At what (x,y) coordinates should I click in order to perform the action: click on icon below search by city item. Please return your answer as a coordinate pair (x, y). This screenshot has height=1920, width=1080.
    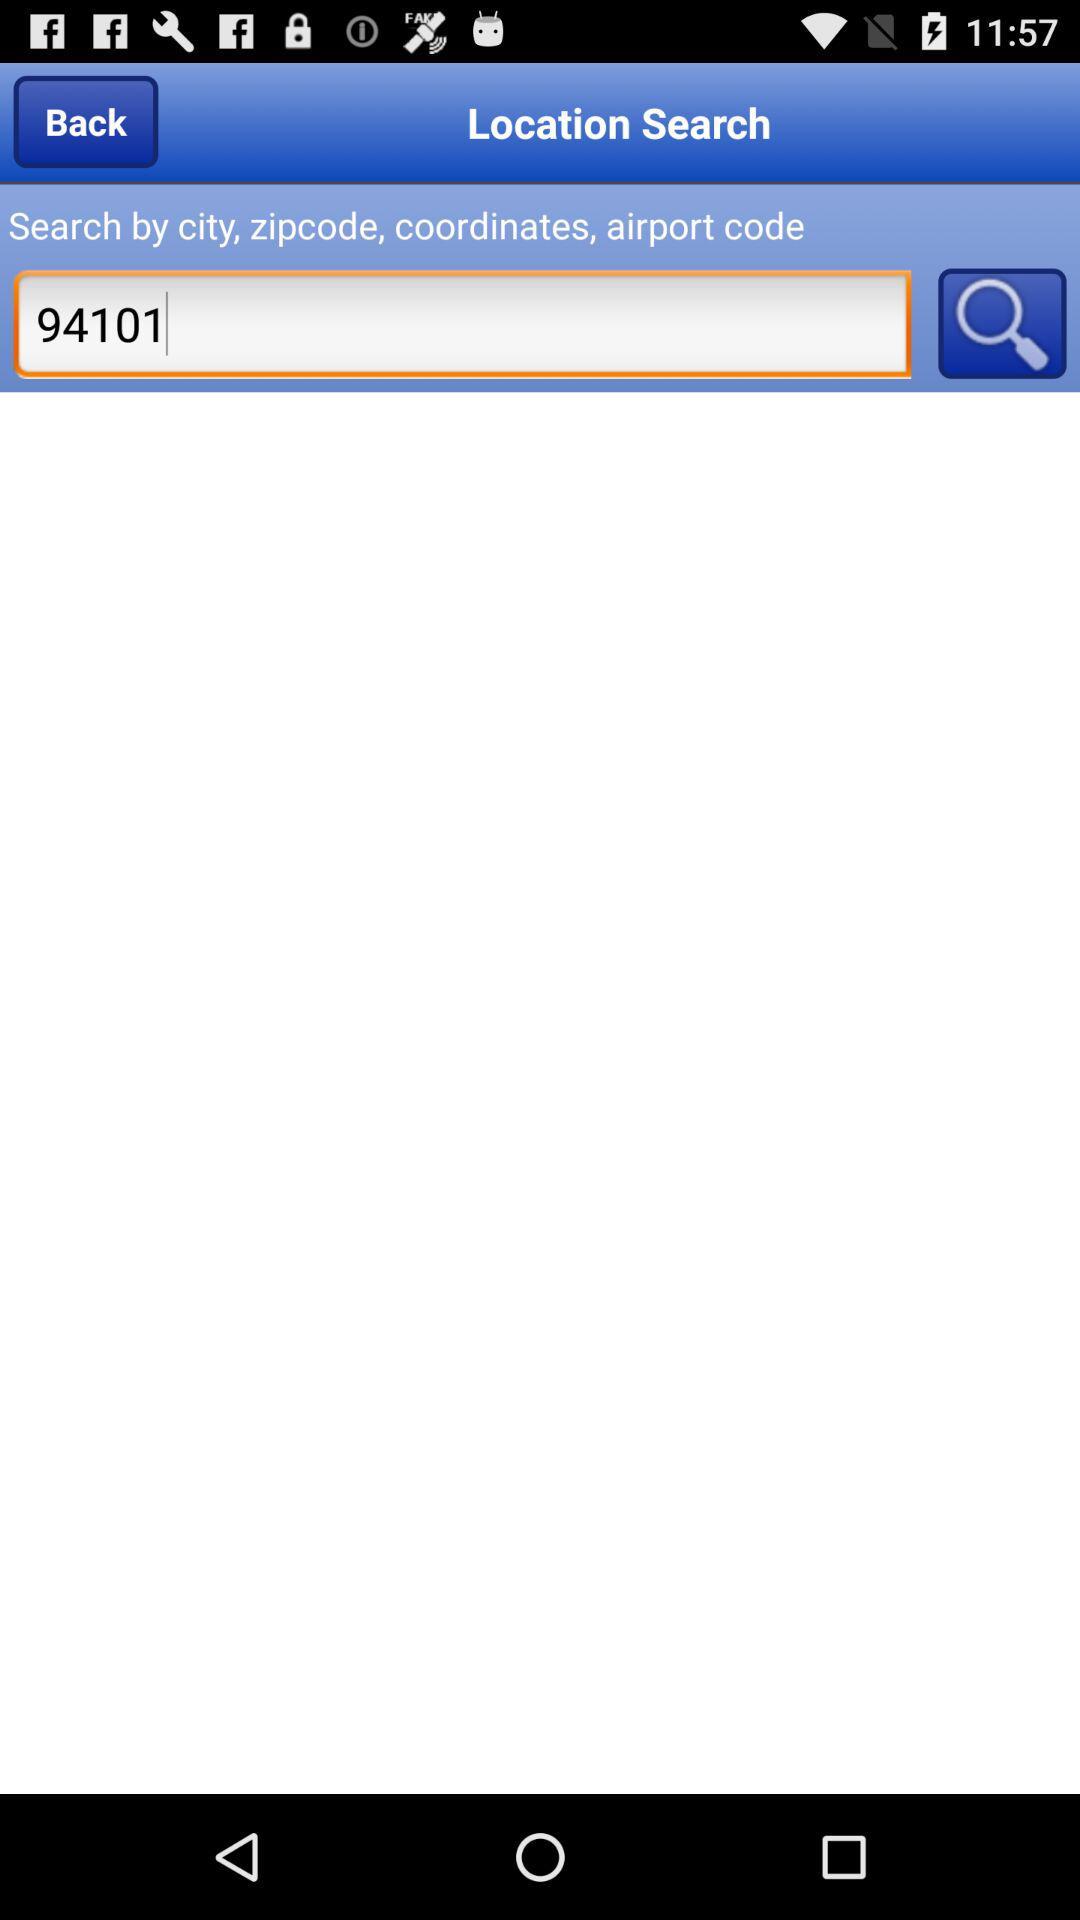
    Looking at the image, I should click on (462, 323).